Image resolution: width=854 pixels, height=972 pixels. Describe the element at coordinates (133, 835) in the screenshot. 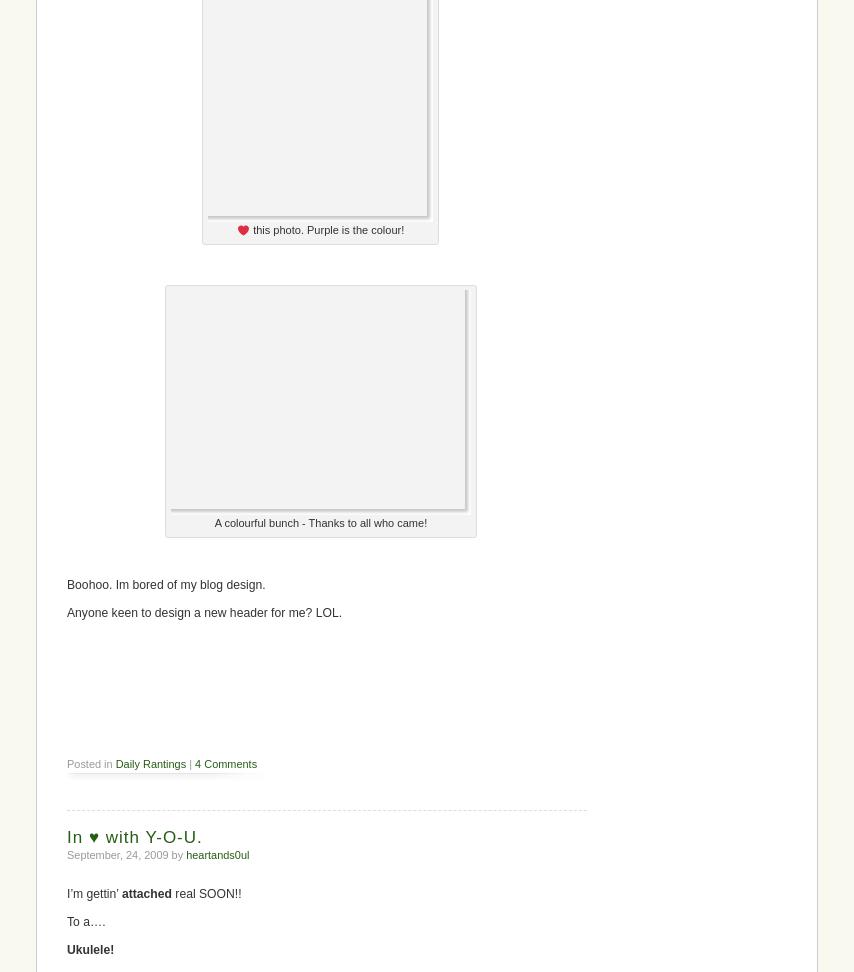

I see `'In ♥ with Y-O-U.'` at that location.